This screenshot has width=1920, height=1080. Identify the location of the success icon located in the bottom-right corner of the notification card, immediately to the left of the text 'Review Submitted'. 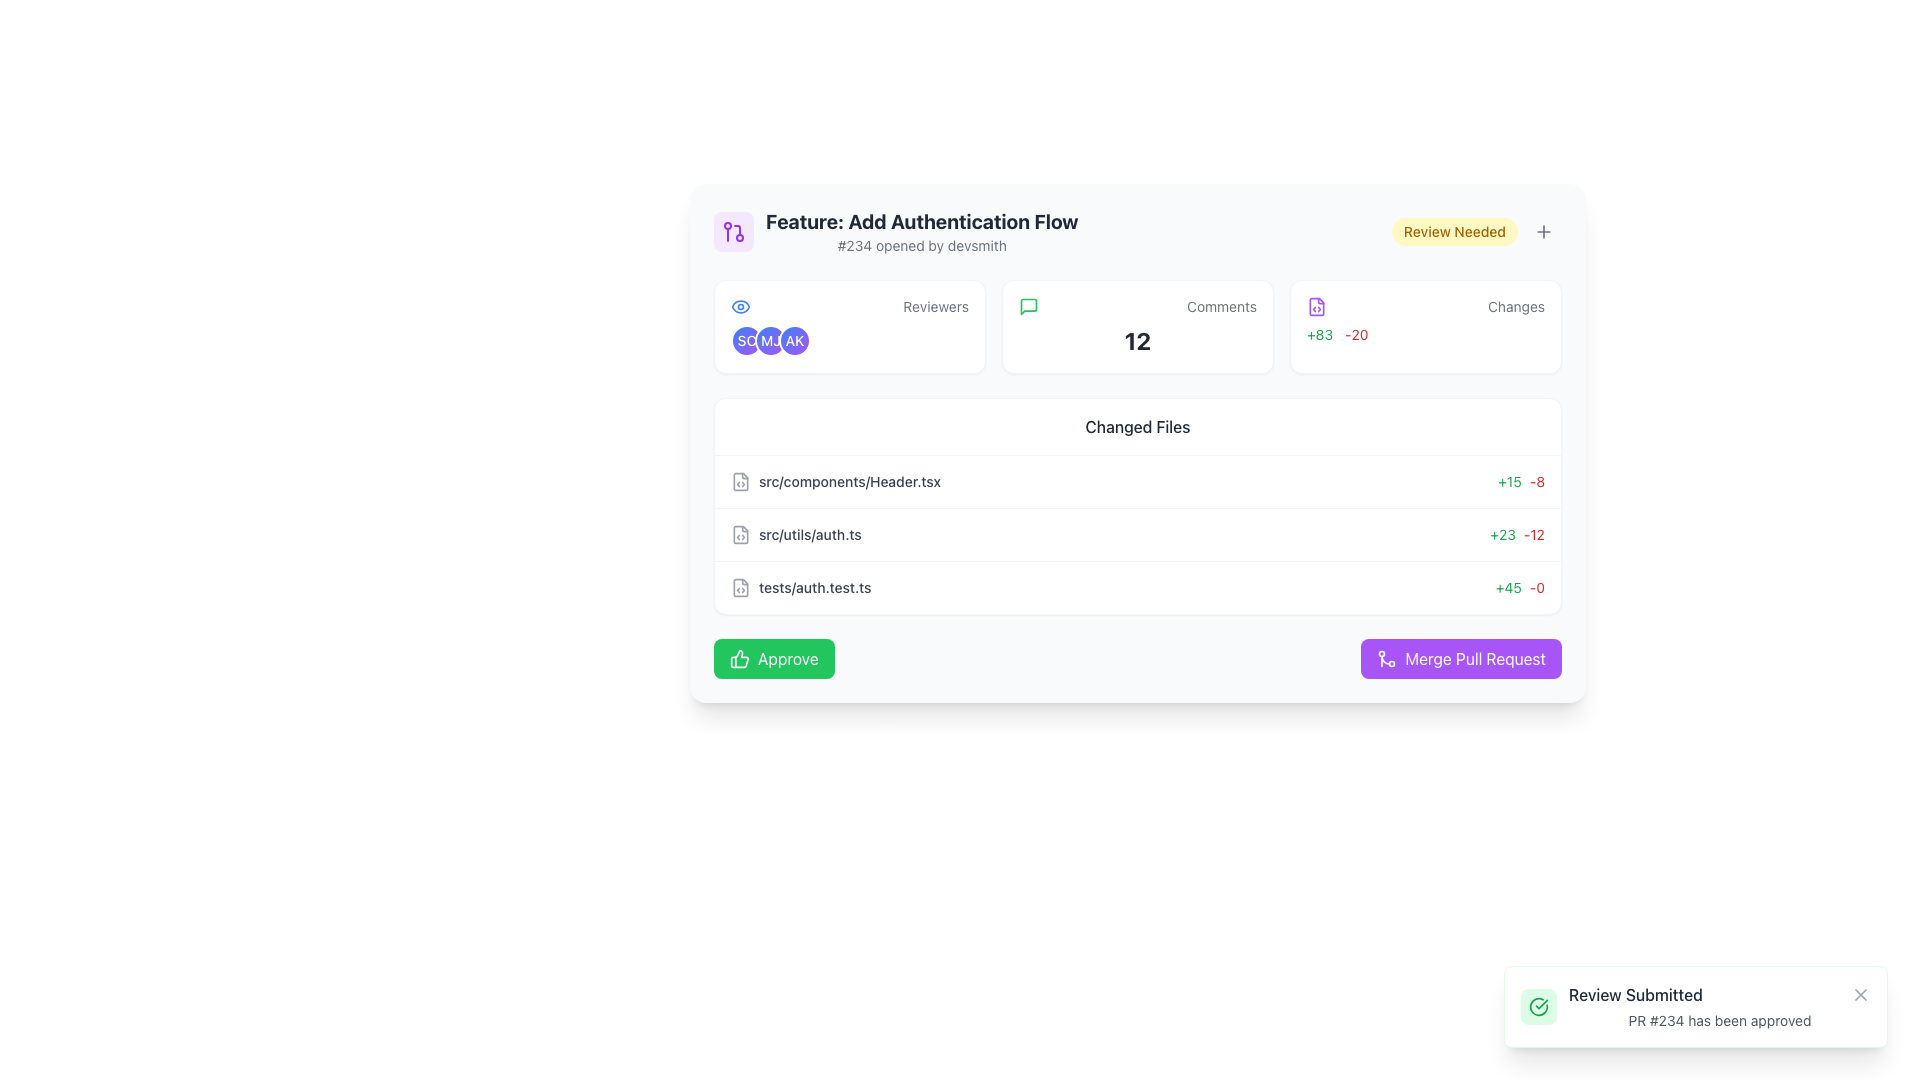
(1538, 1006).